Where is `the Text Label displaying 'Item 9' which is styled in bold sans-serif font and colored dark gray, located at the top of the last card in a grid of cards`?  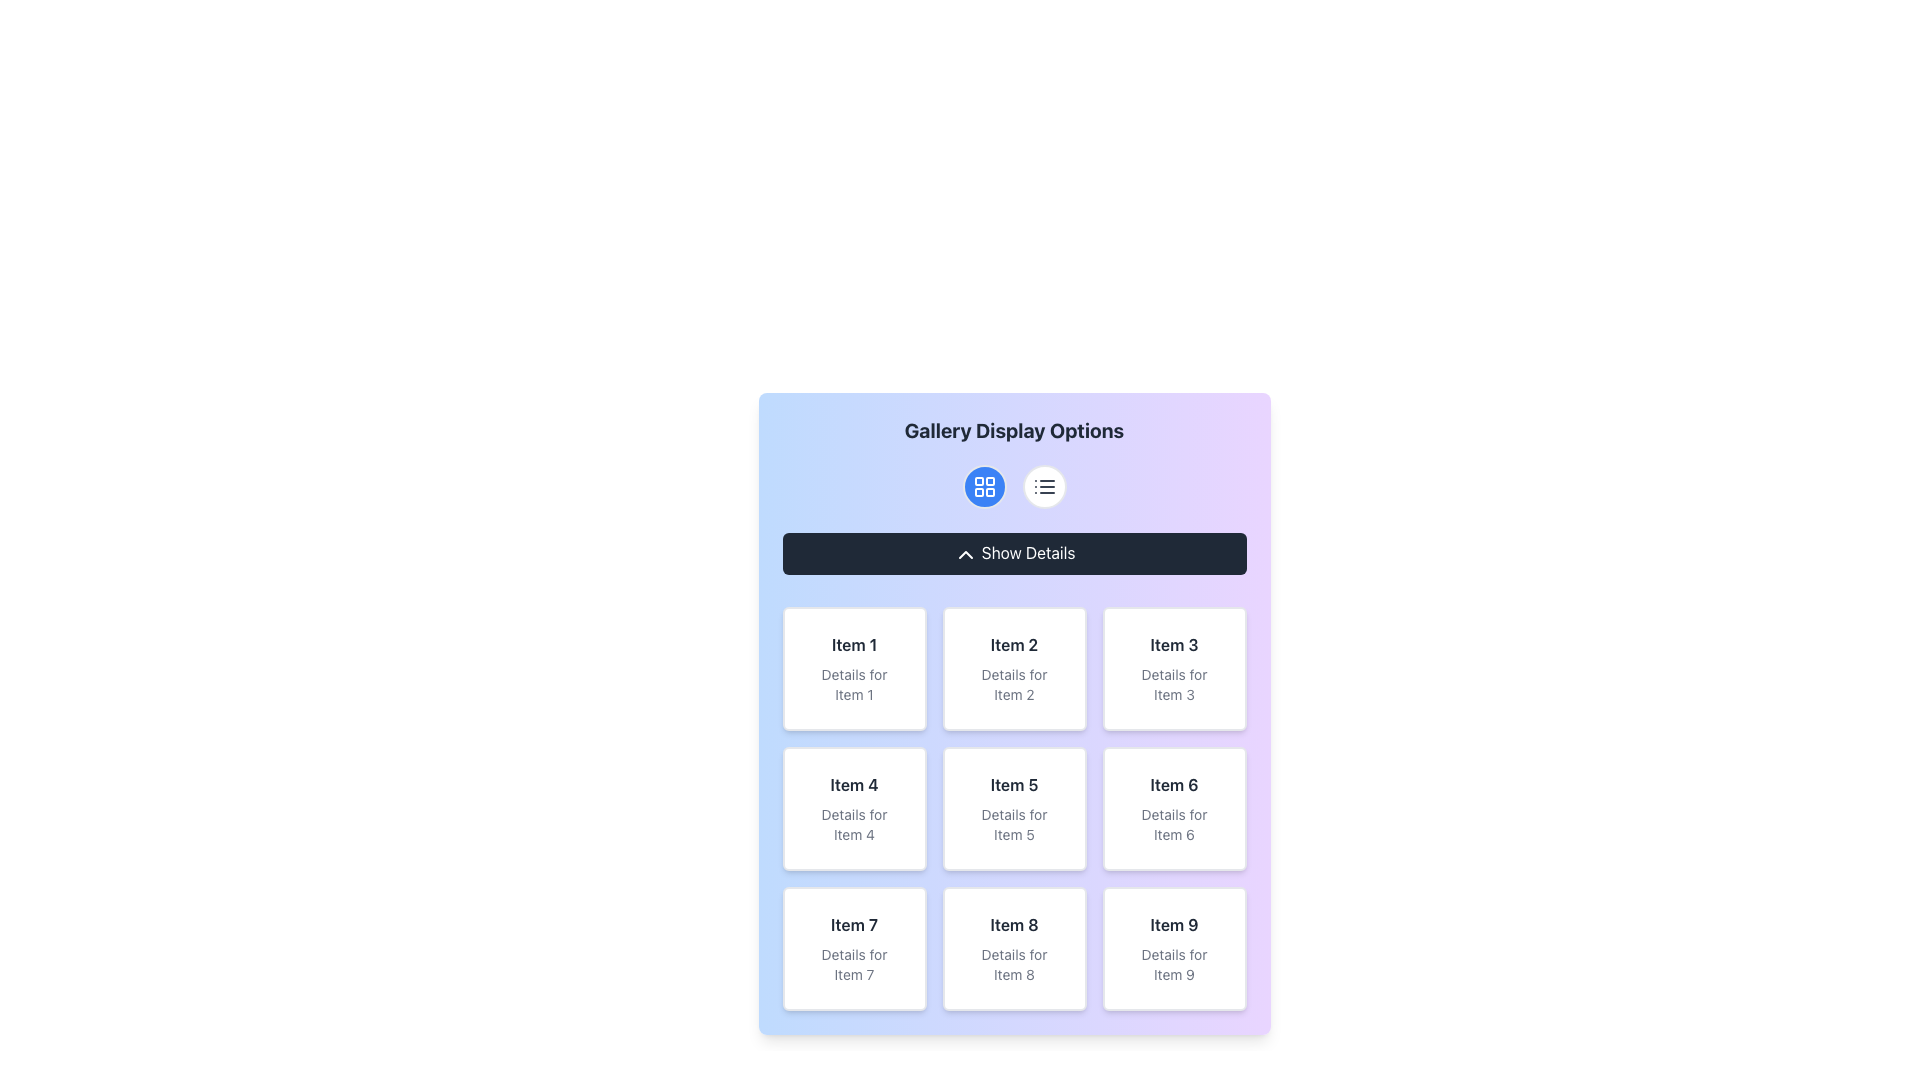
the Text Label displaying 'Item 9' which is styled in bold sans-serif font and colored dark gray, located at the top of the last card in a grid of cards is located at coordinates (1174, 924).